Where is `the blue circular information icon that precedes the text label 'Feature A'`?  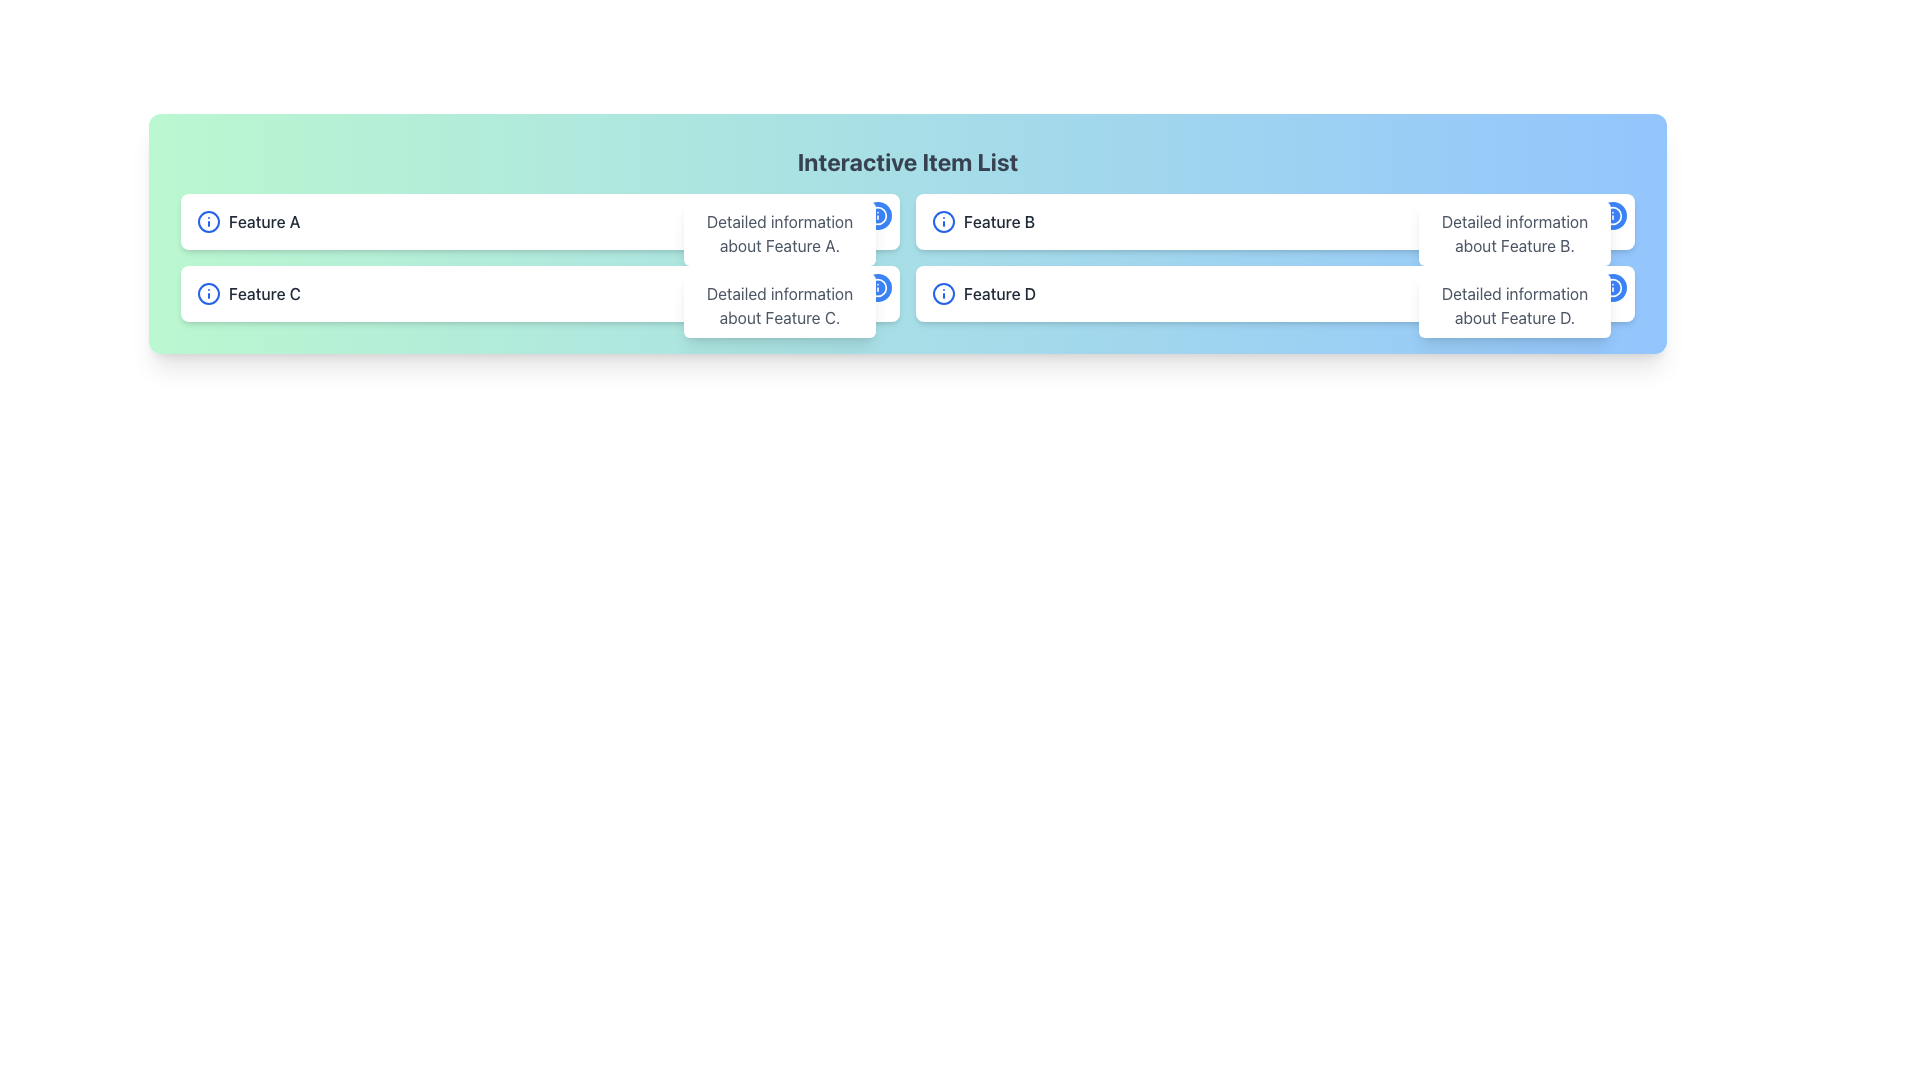 the blue circular information icon that precedes the text label 'Feature A' is located at coordinates (209, 222).